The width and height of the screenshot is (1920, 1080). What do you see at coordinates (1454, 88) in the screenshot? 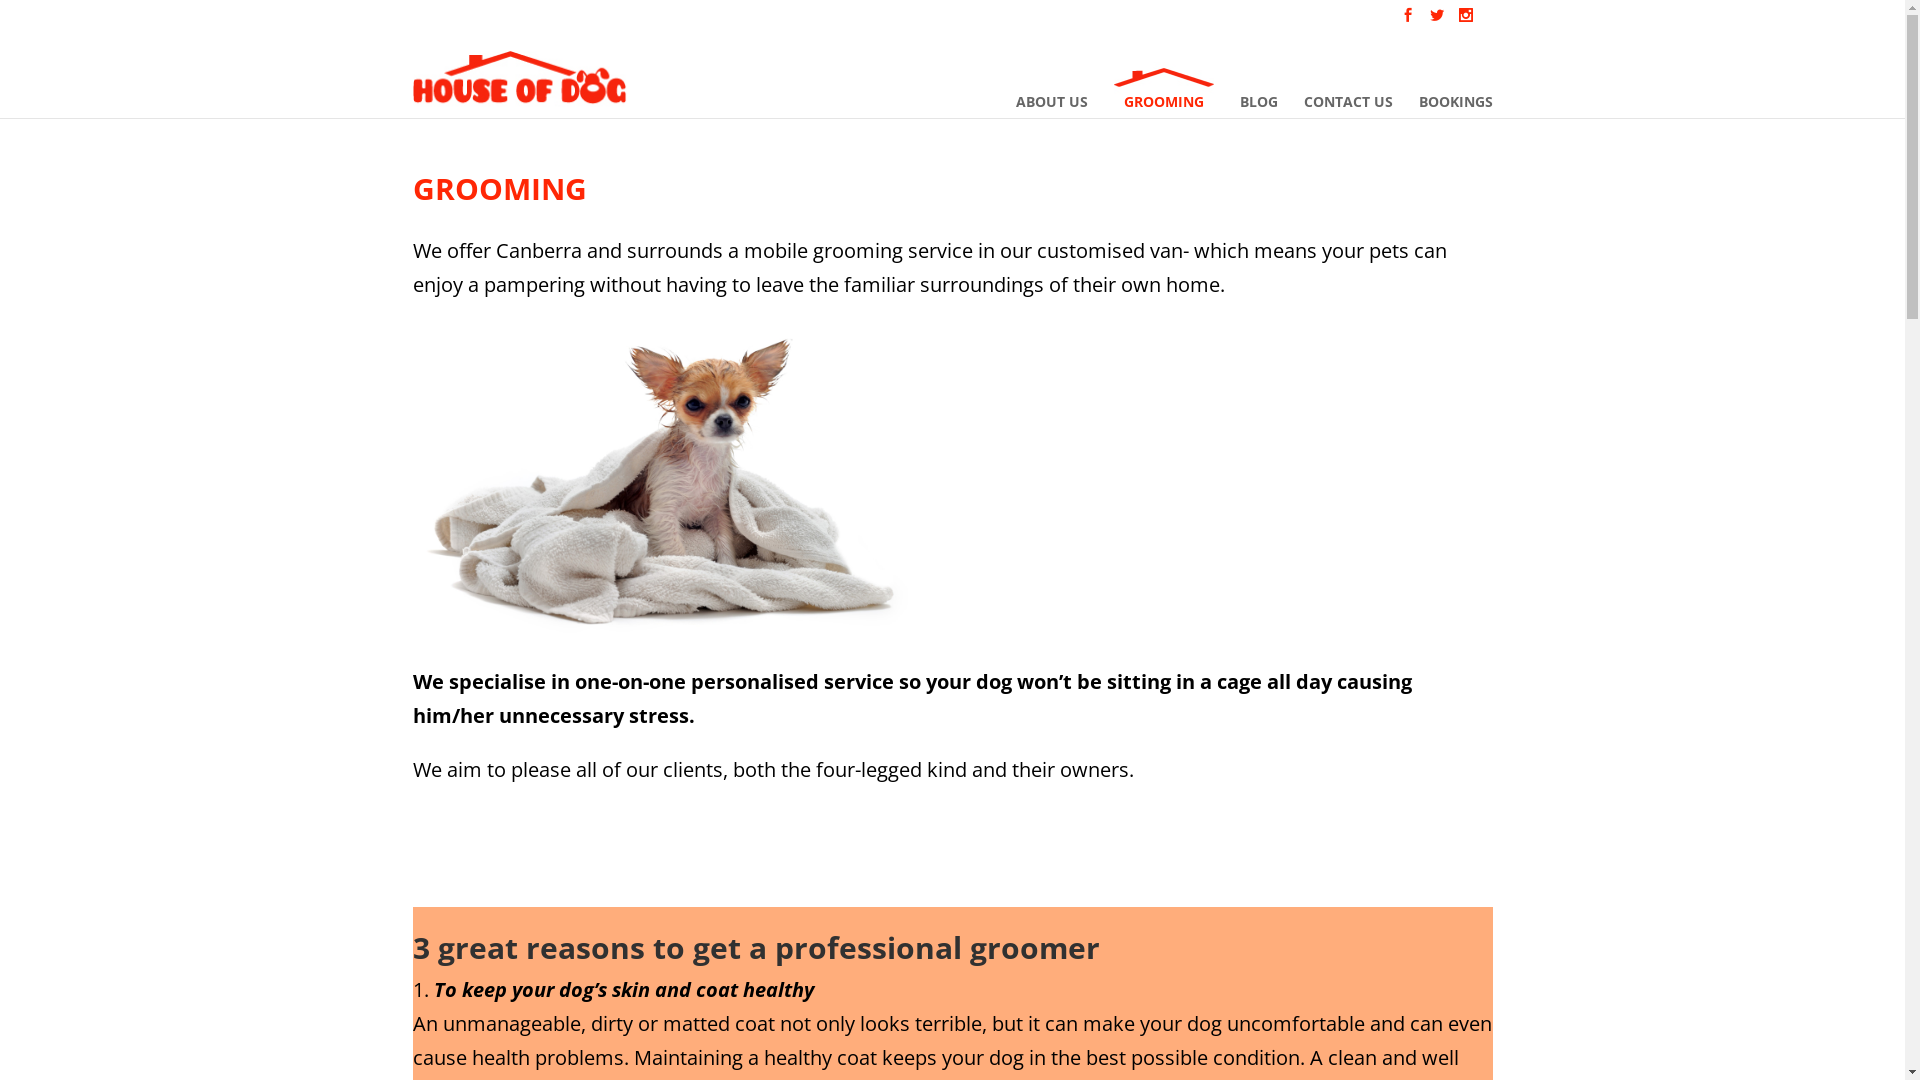
I see `'BOOKINGS'` at bounding box center [1454, 88].